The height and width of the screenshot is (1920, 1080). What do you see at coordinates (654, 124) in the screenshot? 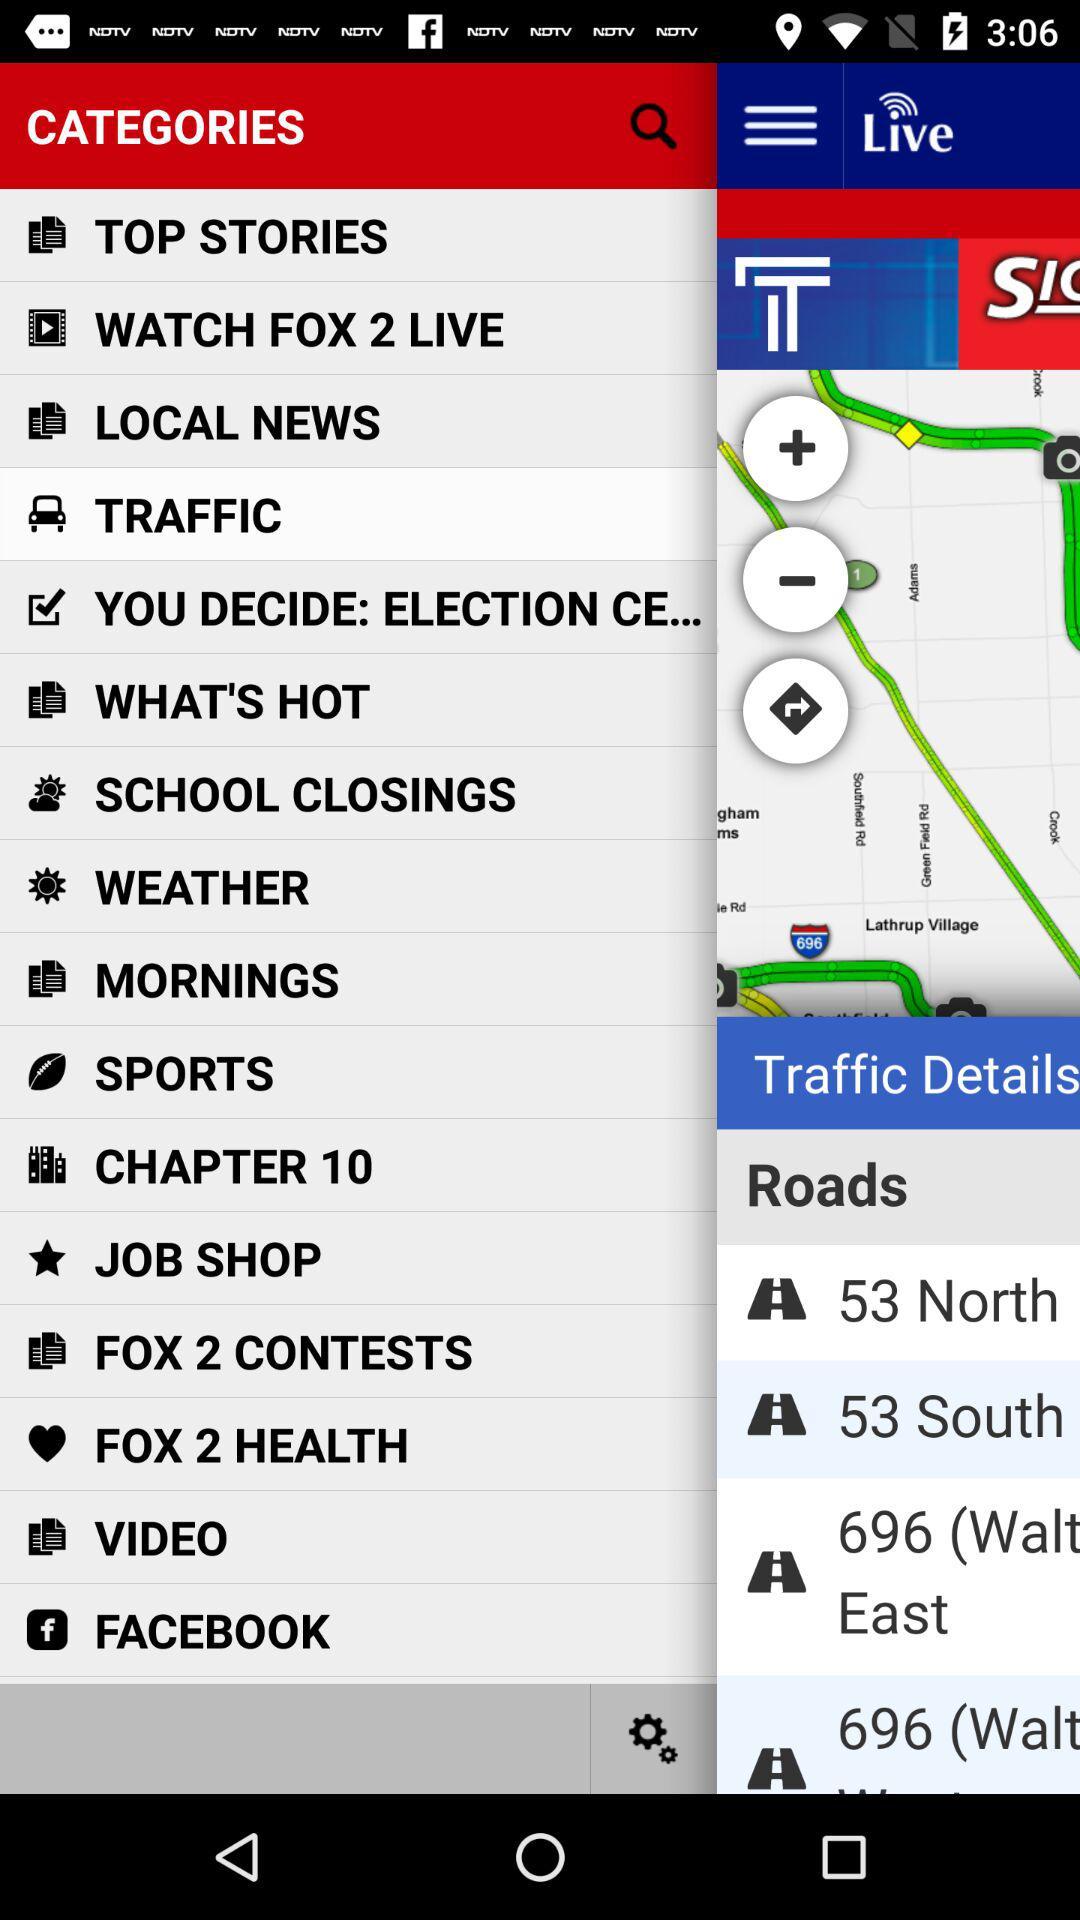
I see `the search icon` at bounding box center [654, 124].